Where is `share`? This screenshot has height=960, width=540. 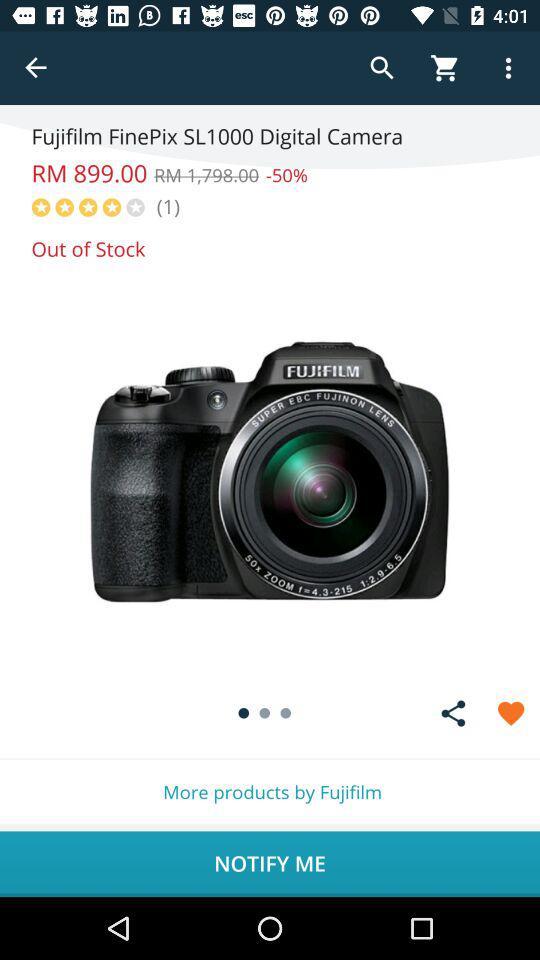 share is located at coordinates (453, 713).